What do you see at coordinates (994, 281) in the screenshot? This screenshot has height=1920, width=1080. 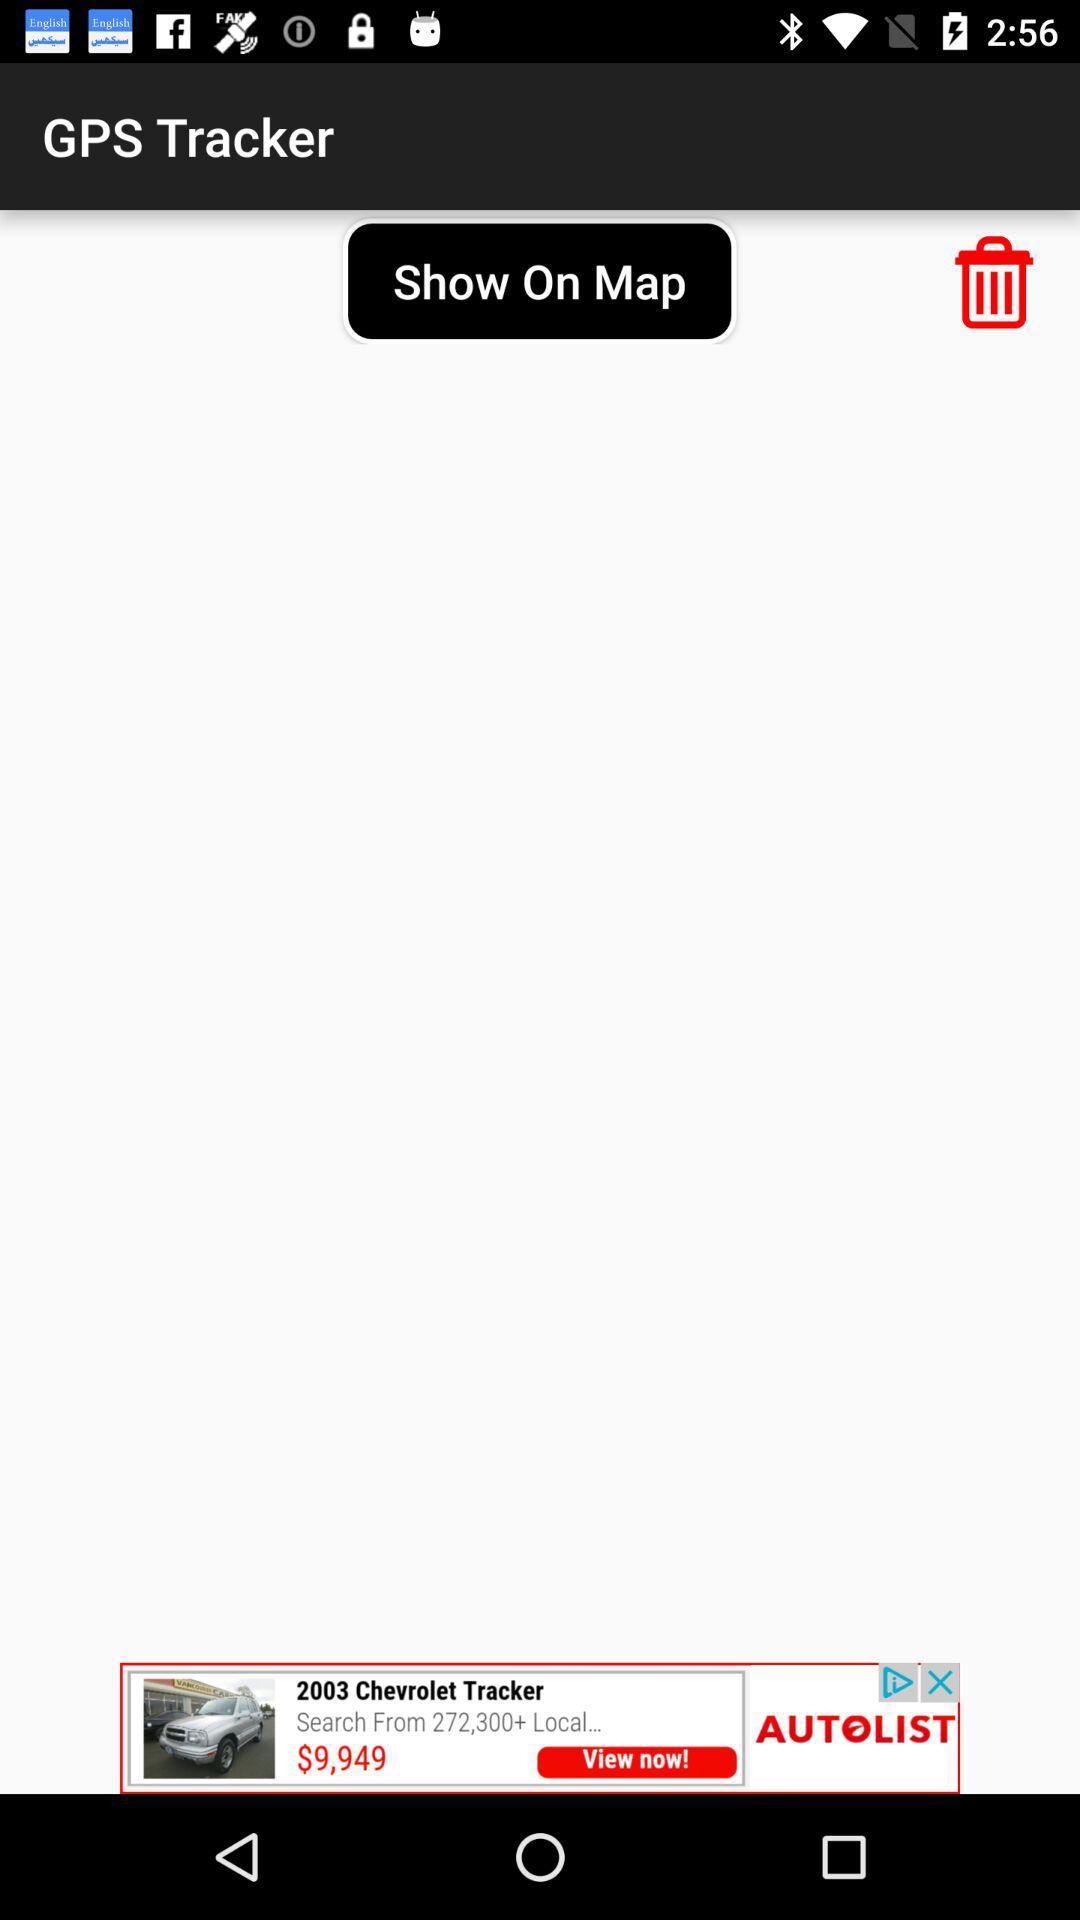 I see `deleted option` at bounding box center [994, 281].